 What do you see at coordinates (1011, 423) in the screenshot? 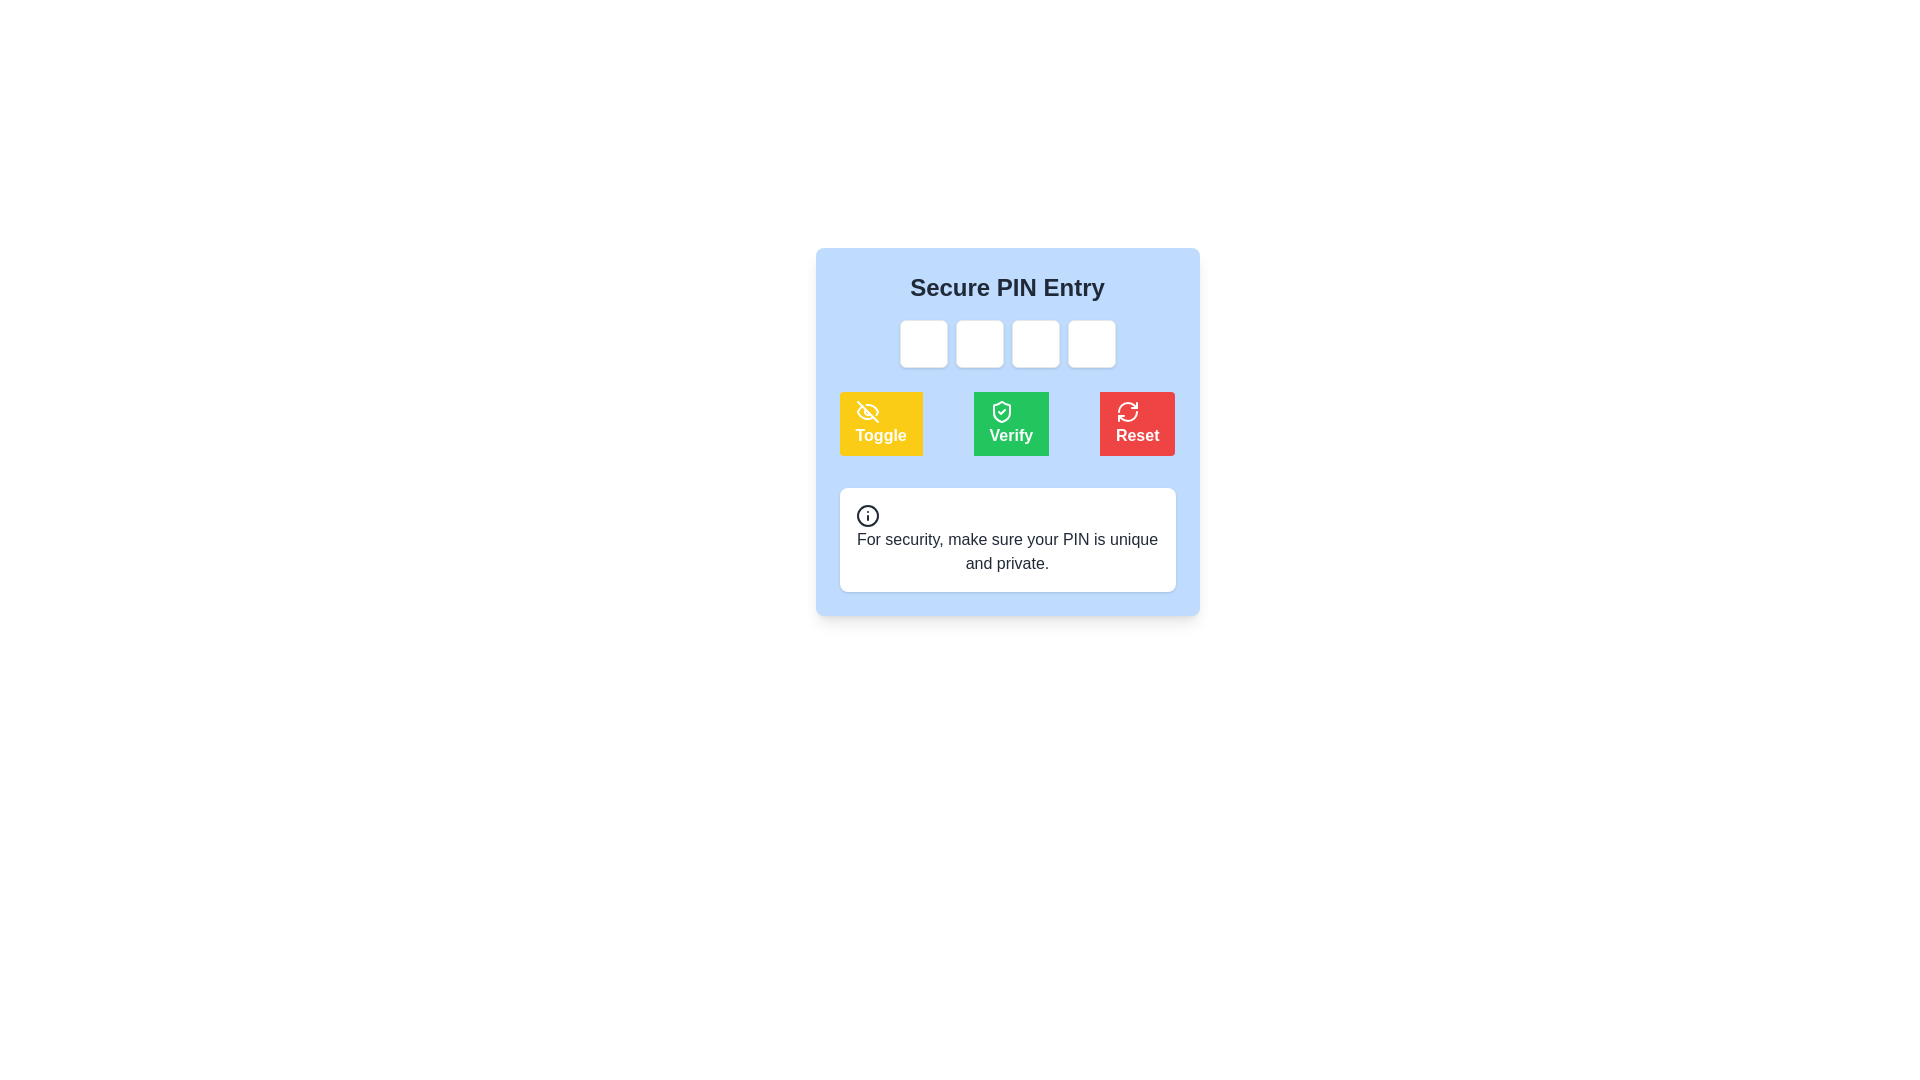
I see `the medium-sized green 'Verify' button with white text and a shield icon to verify the input` at bounding box center [1011, 423].